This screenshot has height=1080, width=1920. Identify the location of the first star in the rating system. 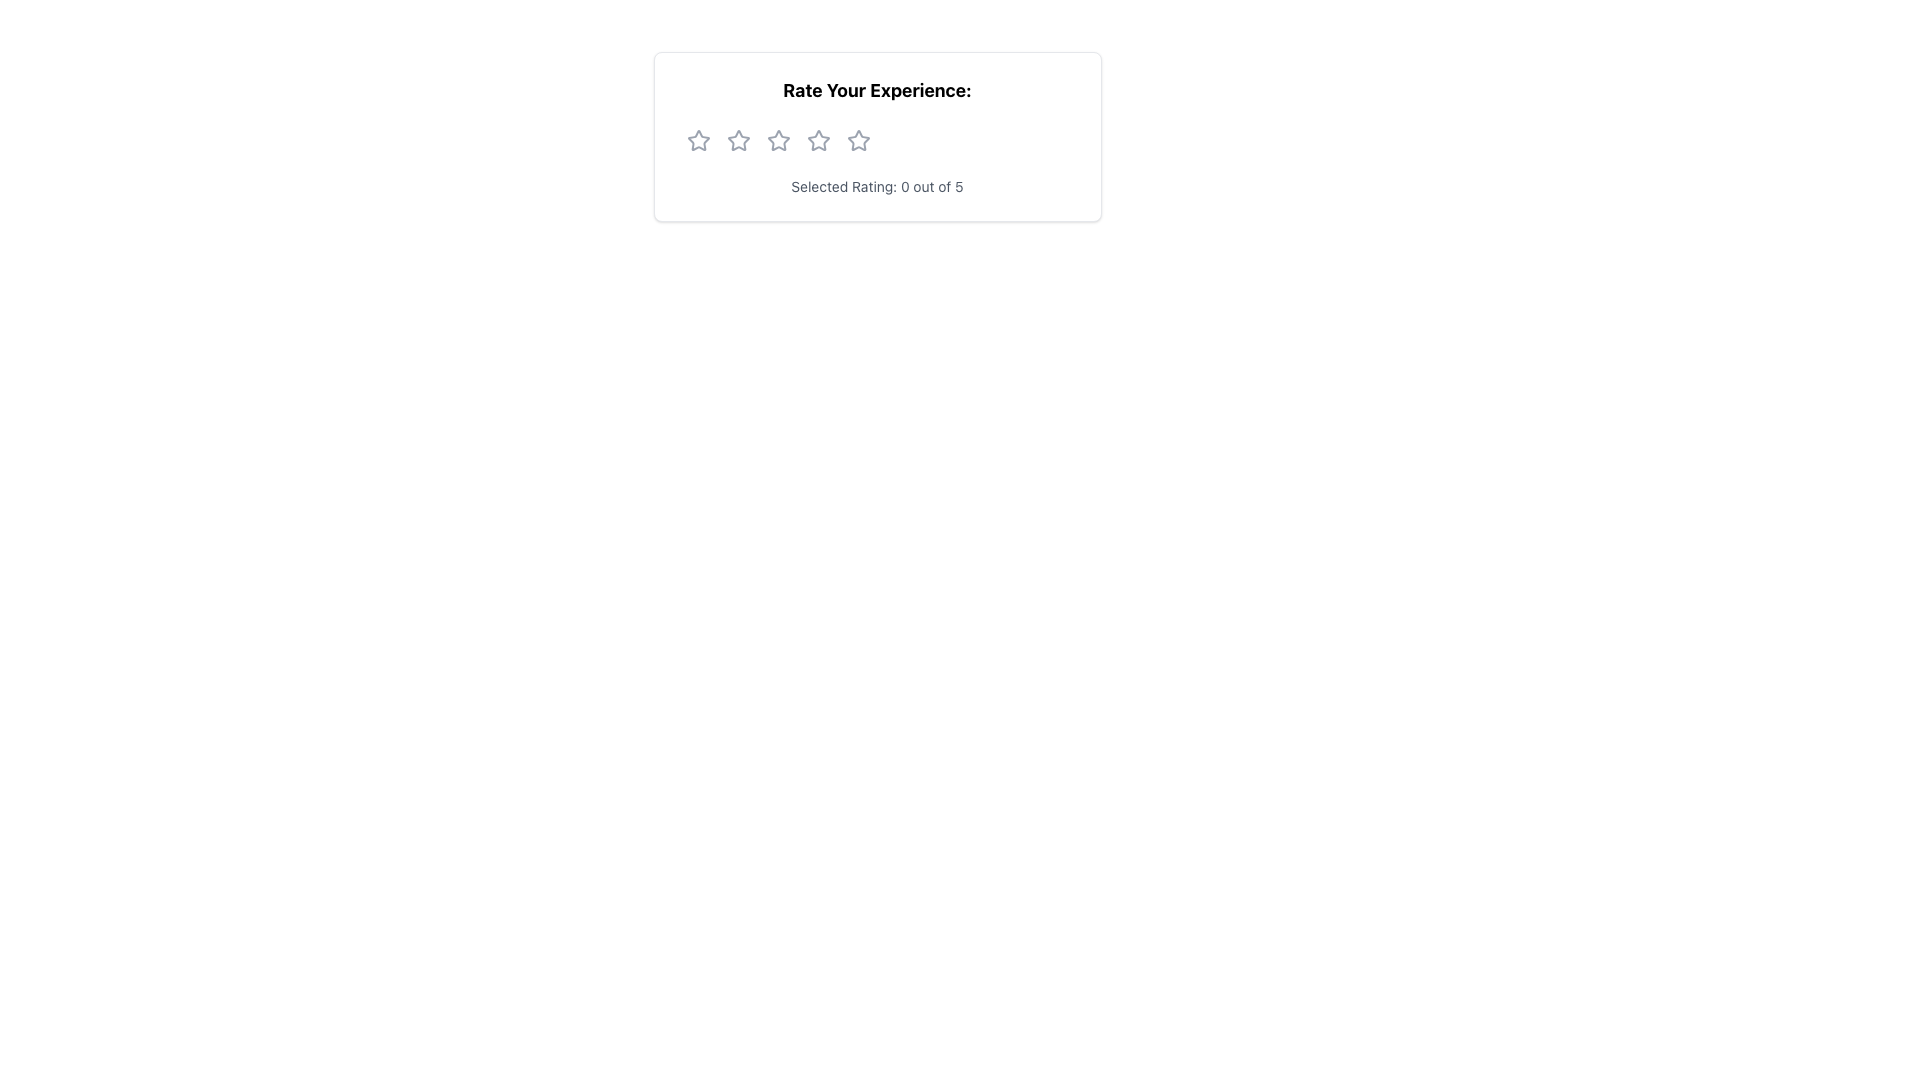
(698, 140).